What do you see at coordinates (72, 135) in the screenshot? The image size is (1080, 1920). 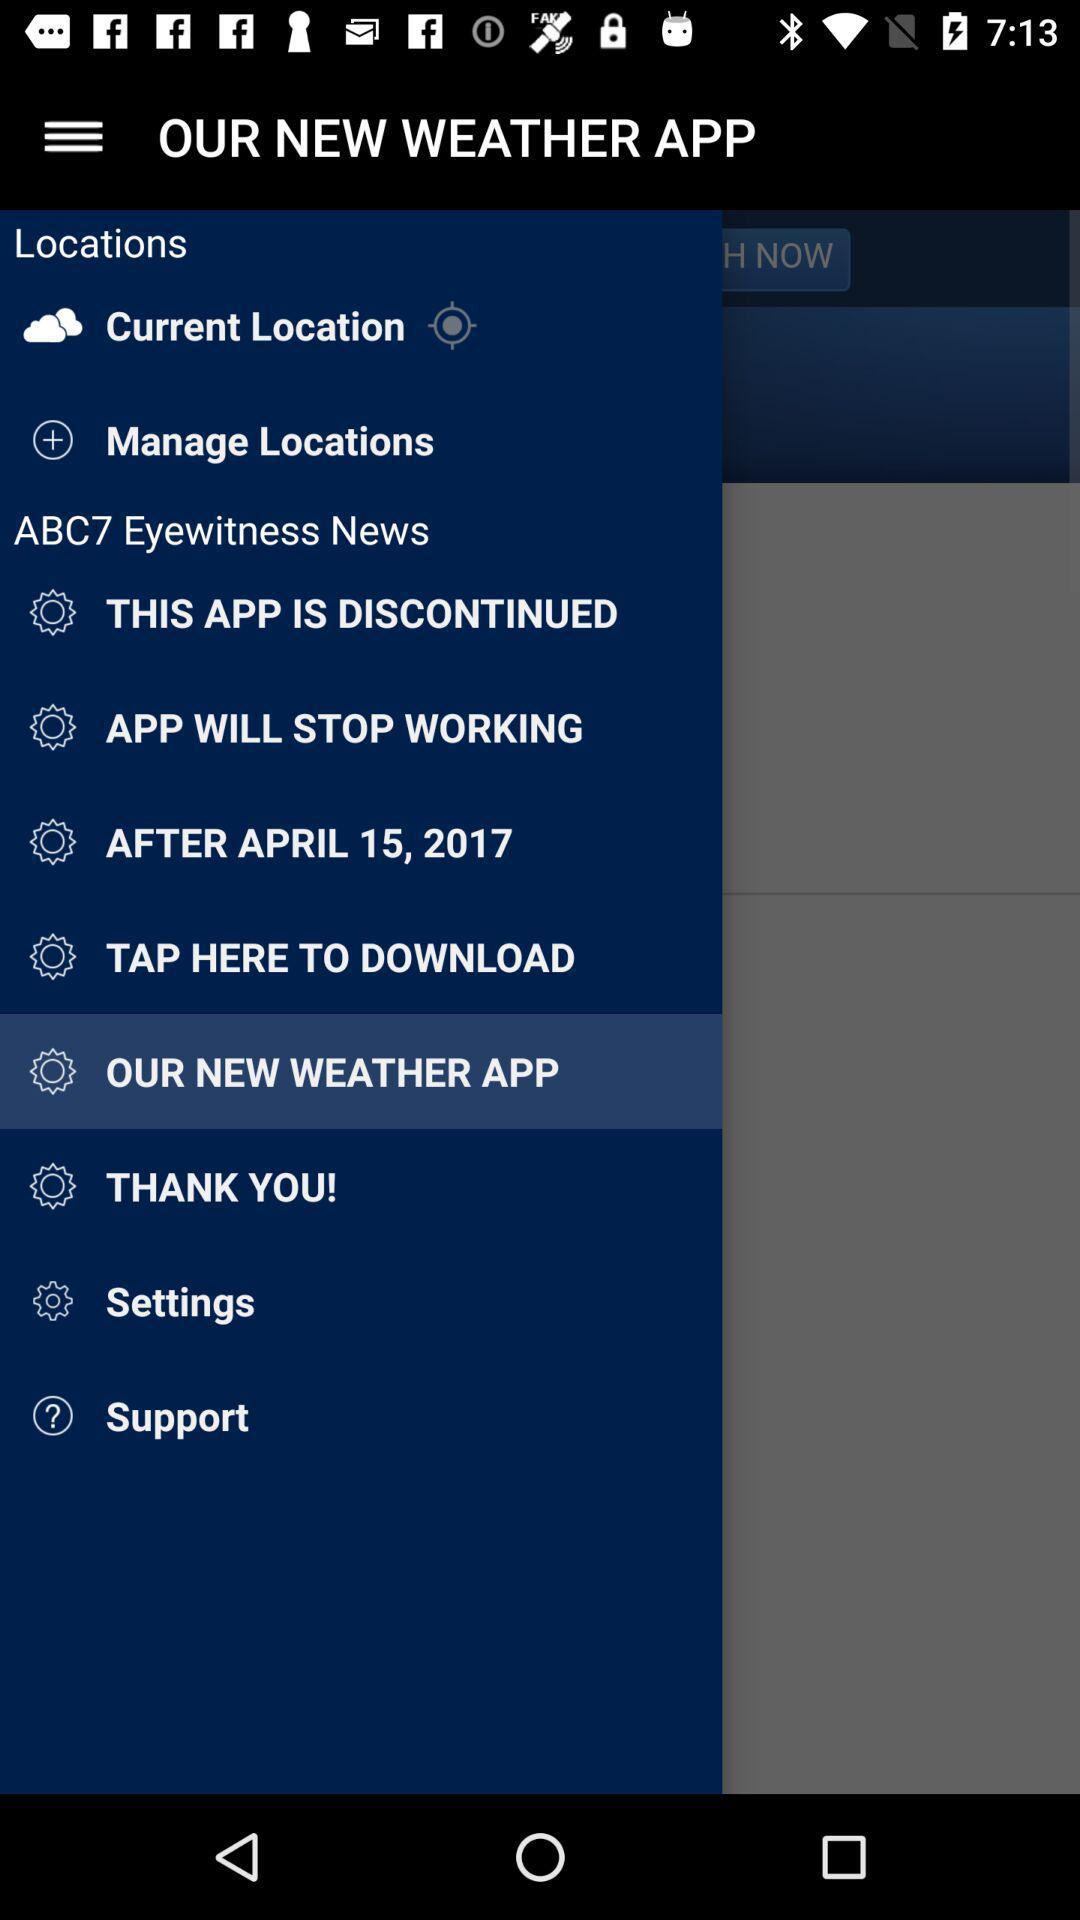 I see `the icon next to the our new weather icon` at bounding box center [72, 135].